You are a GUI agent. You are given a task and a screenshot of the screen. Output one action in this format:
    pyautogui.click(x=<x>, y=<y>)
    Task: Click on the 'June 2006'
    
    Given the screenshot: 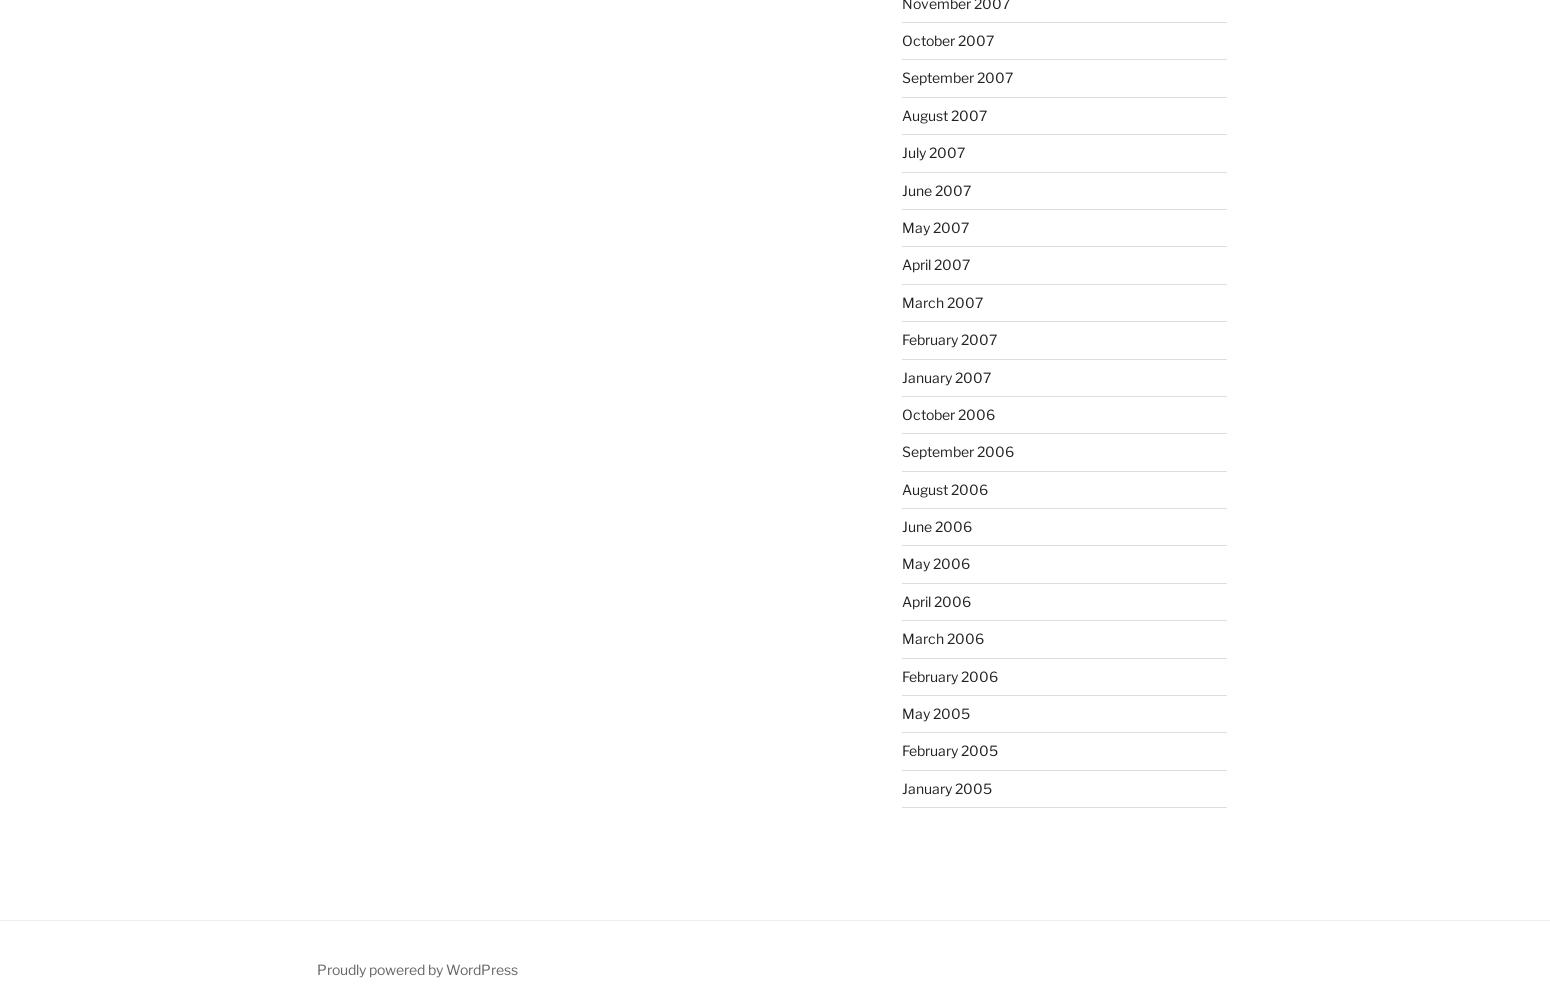 What is the action you would take?
    pyautogui.click(x=935, y=525)
    